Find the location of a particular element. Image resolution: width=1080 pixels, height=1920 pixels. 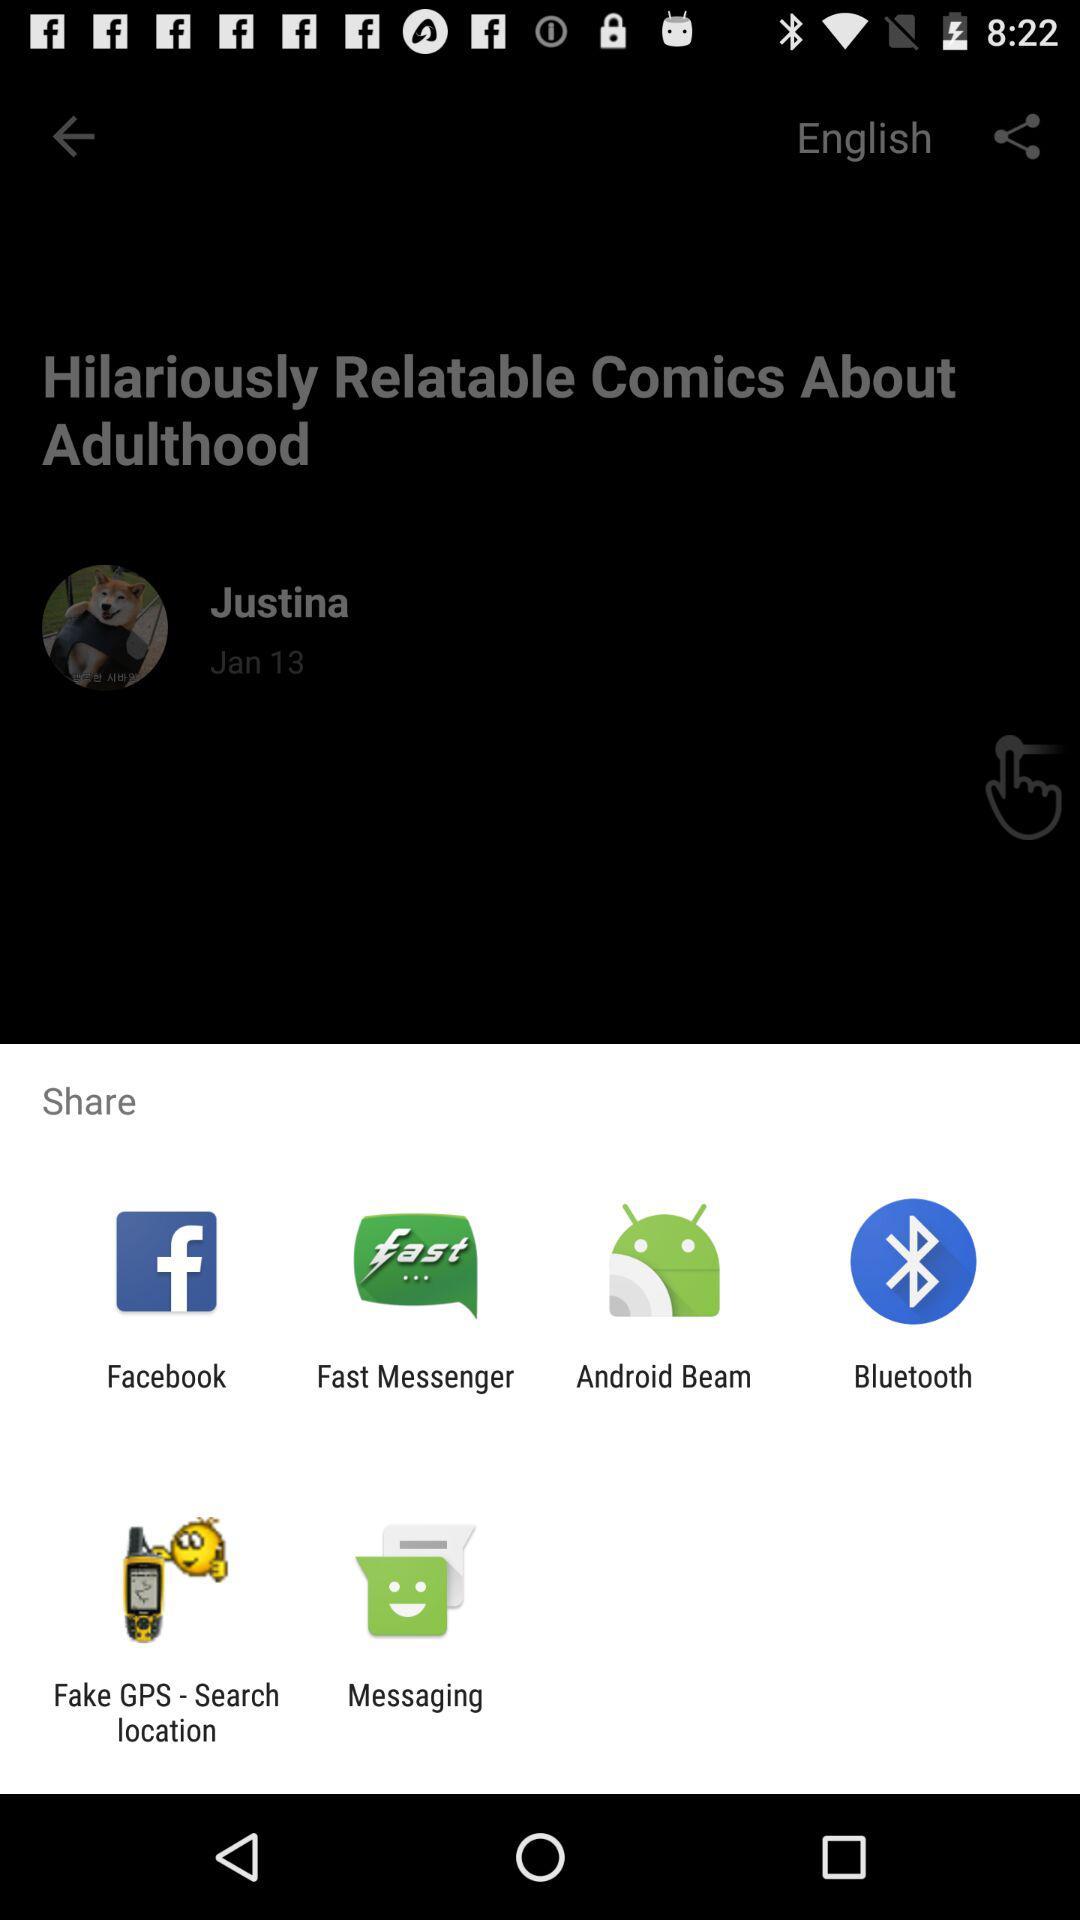

messaging icon is located at coordinates (414, 1711).